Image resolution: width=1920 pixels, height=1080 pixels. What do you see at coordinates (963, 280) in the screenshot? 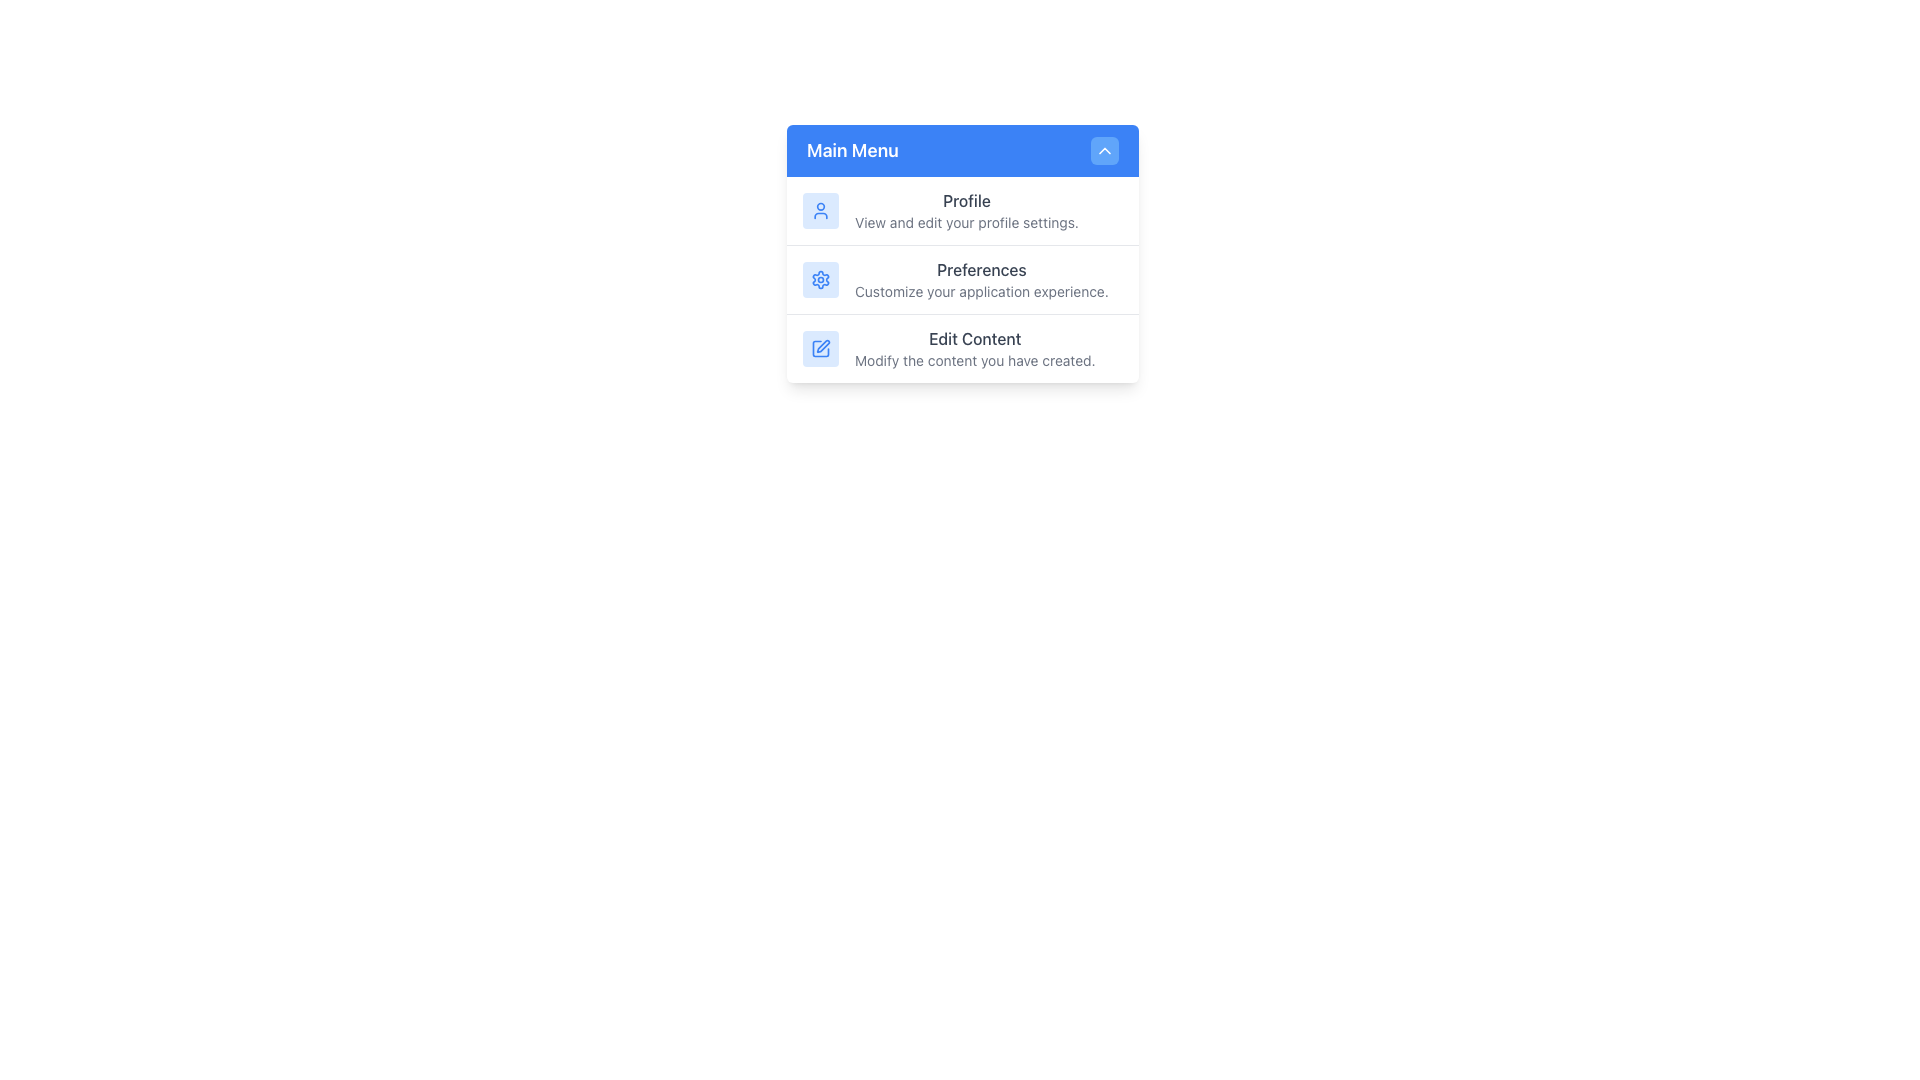
I see `the 'Preferences' list item in the 'Main Menu' dialog box` at bounding box center [963, 280].